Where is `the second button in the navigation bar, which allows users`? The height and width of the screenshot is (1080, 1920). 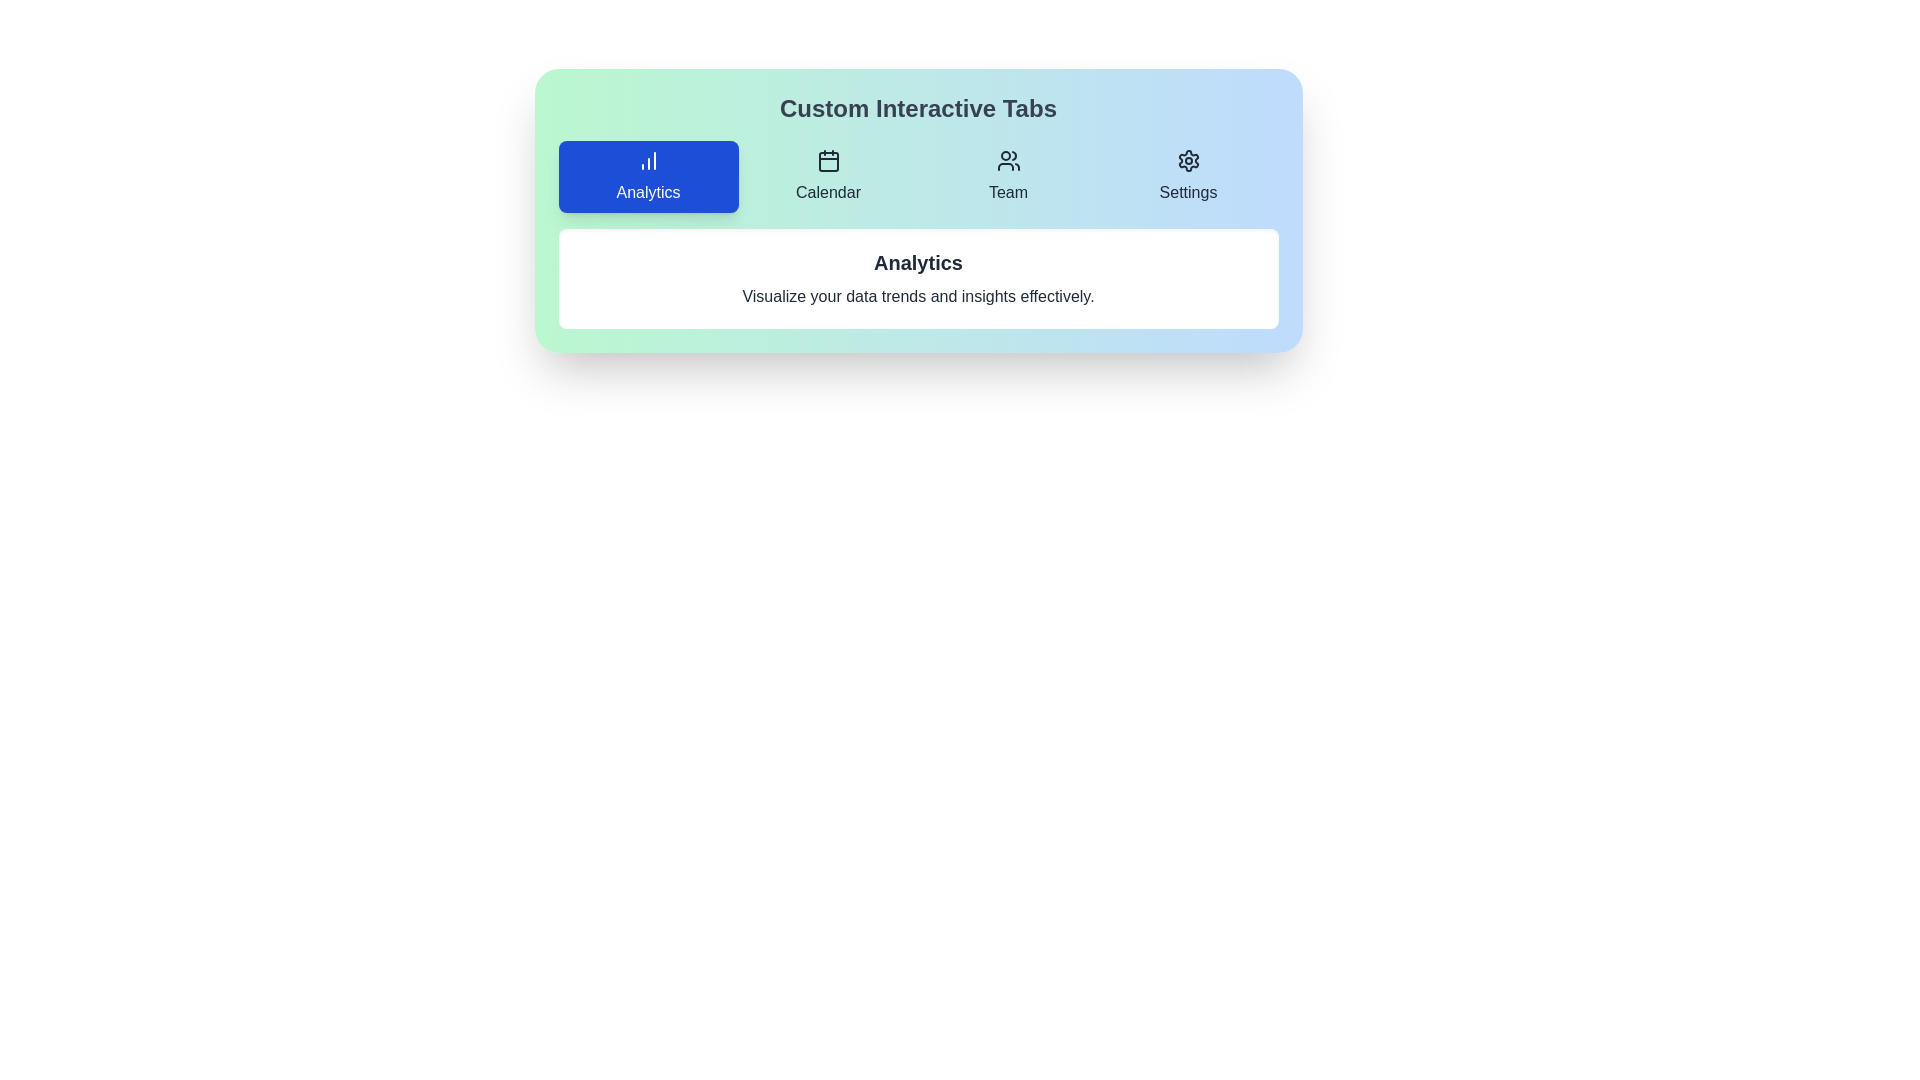 the second button in the navigation bar, which allows users is located at coordinates (828, 176).